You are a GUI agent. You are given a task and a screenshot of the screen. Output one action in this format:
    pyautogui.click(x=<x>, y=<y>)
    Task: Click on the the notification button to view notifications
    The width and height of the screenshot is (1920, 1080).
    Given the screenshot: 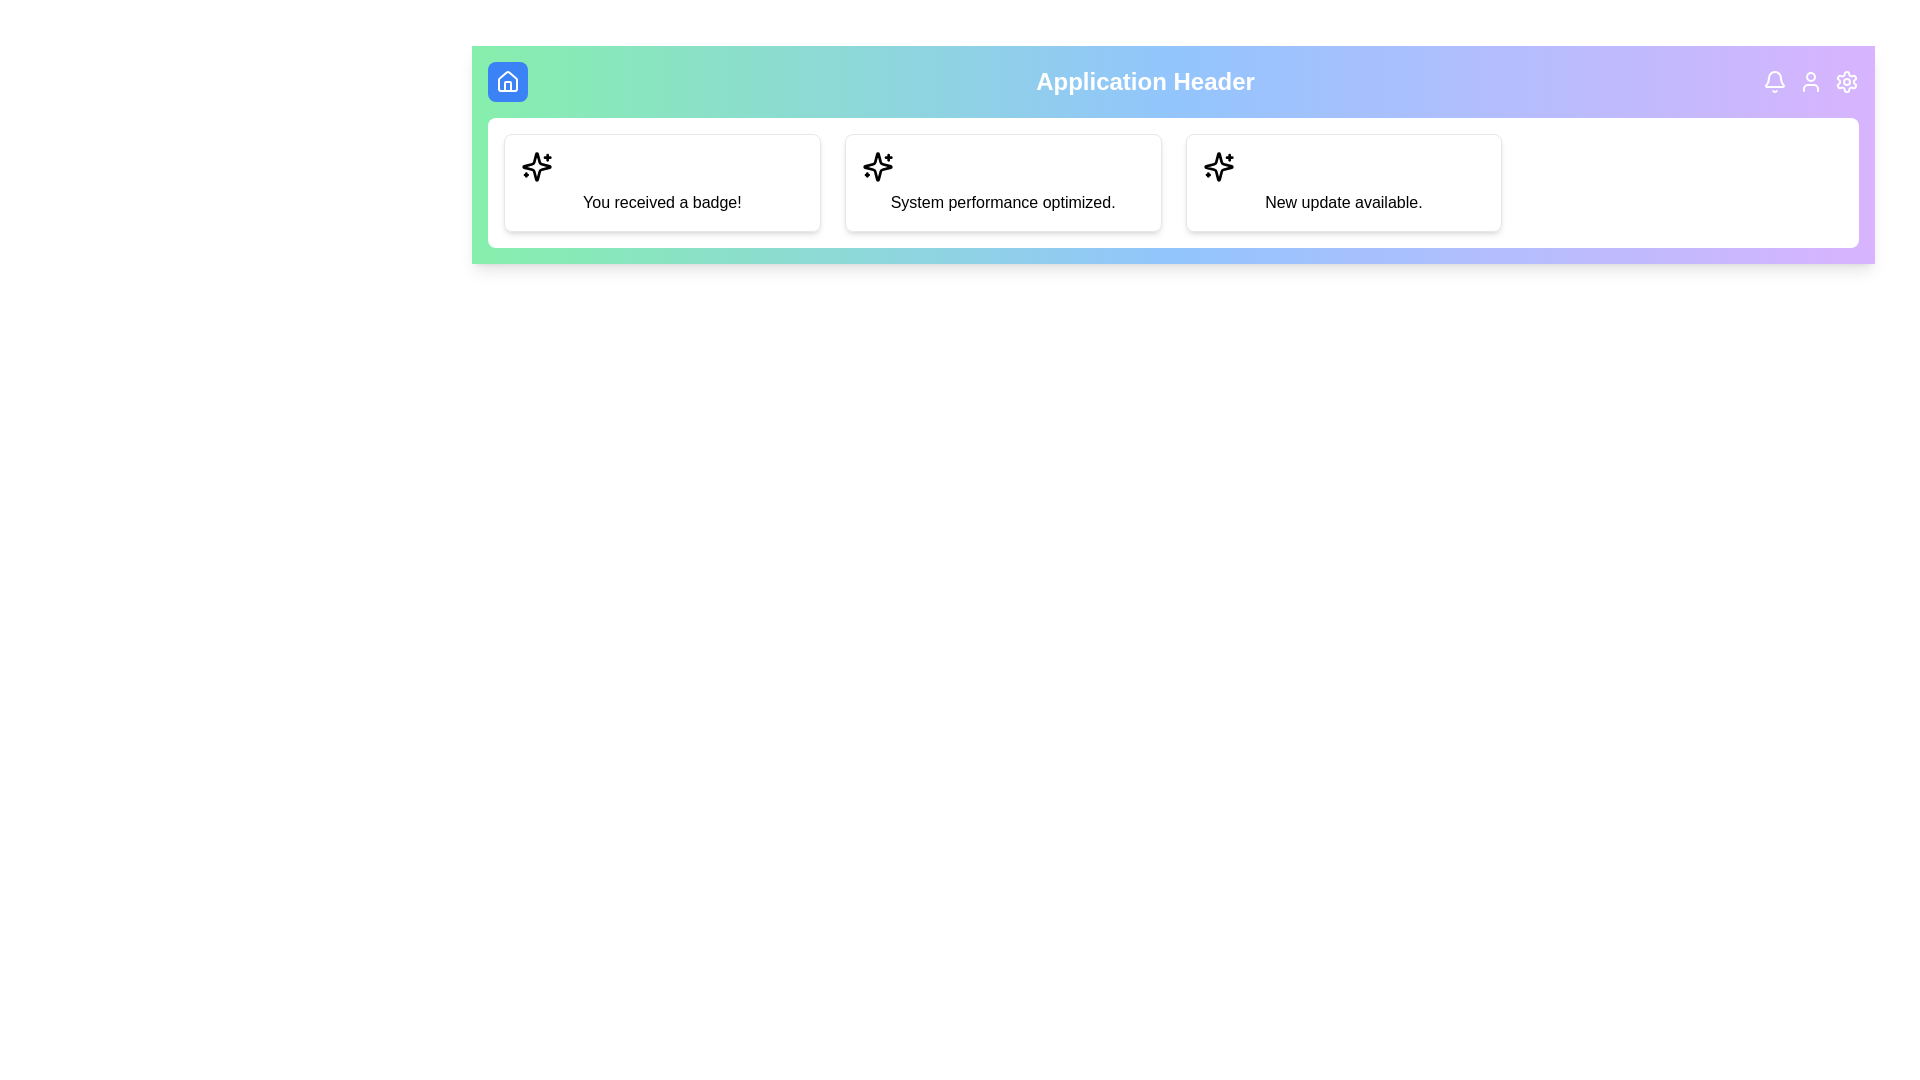 What is the action you would take?
    pyautogui.click(x=1775, y=80)
    